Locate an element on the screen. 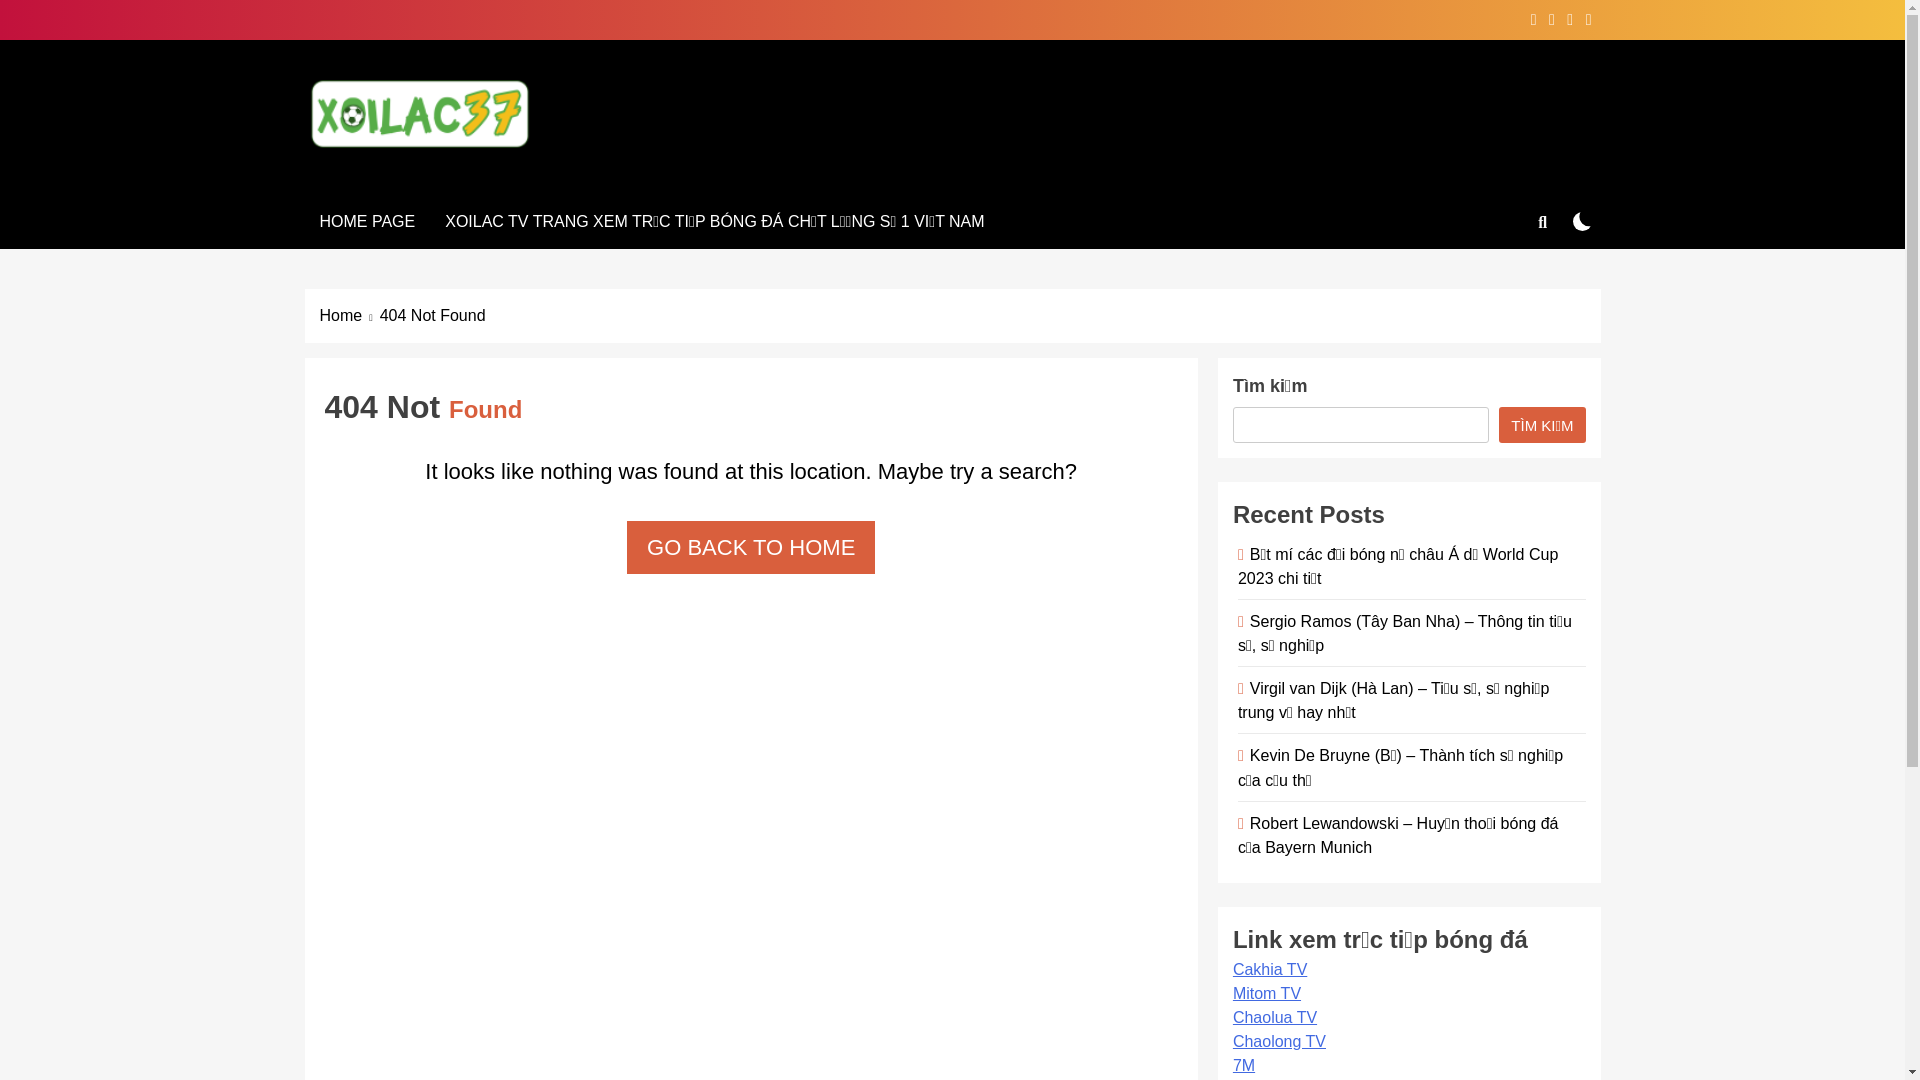 The width and height of the screenshot is (1920, 1080). 'Xoilac TV' is located at coordinates (406, 176).